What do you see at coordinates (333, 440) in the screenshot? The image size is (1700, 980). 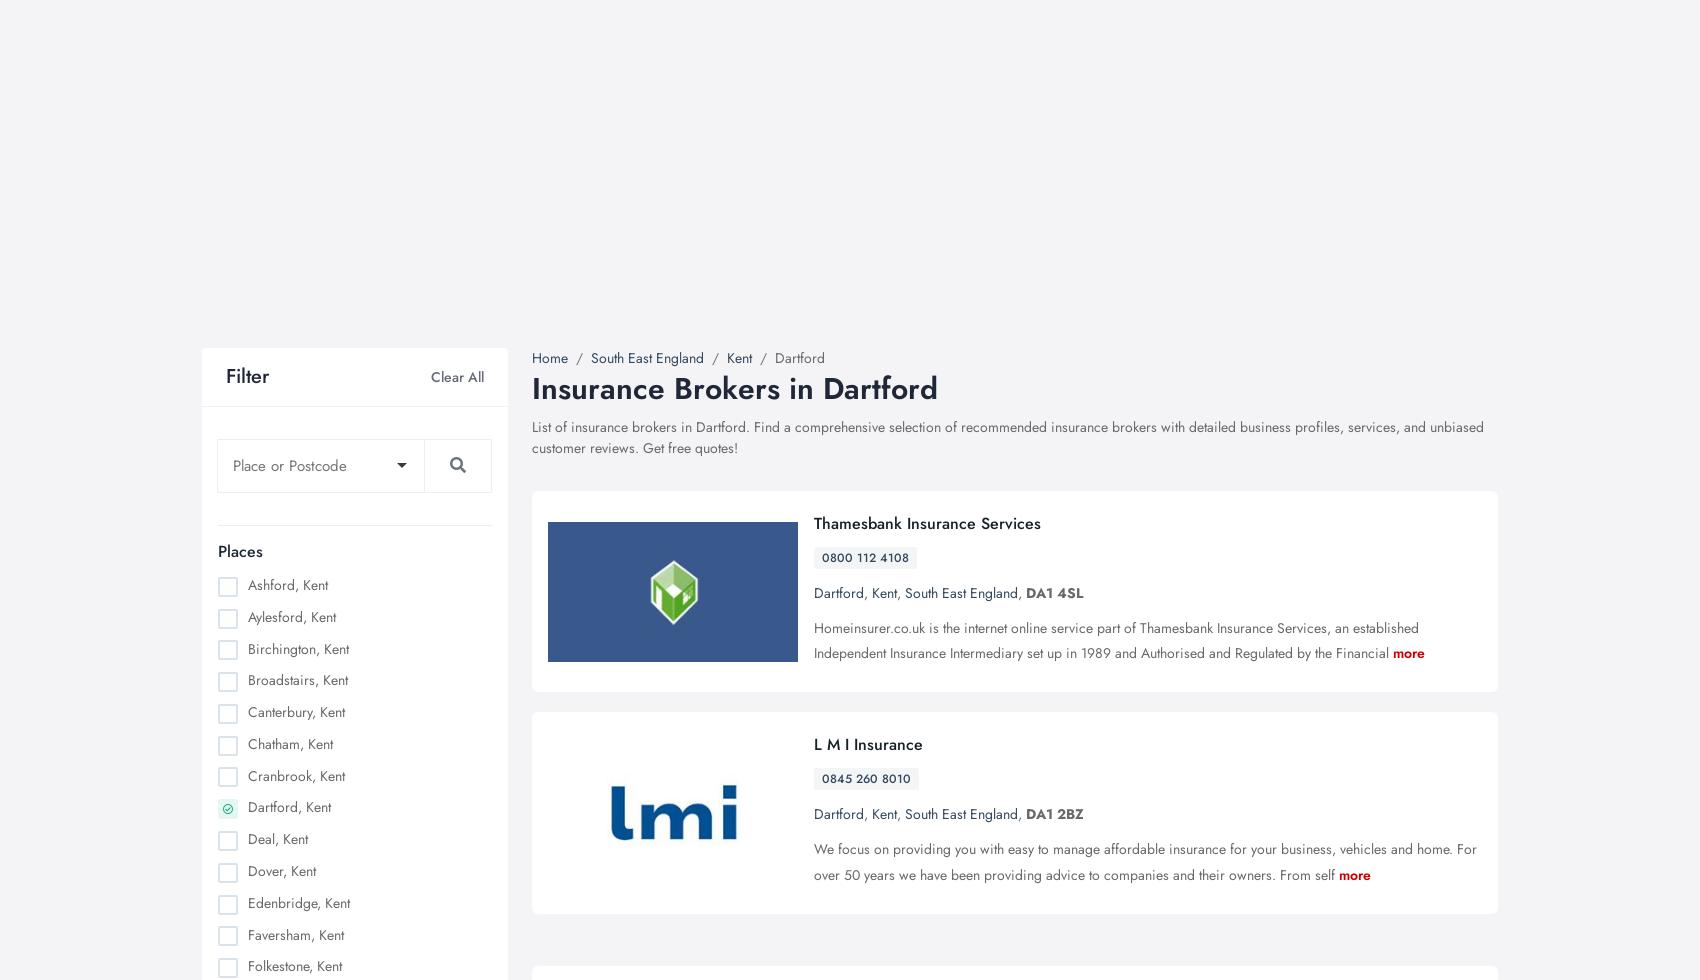 I see `'Kingston upon Hull, East Riding of Yorkshire'` at bounding box center [333, 440].